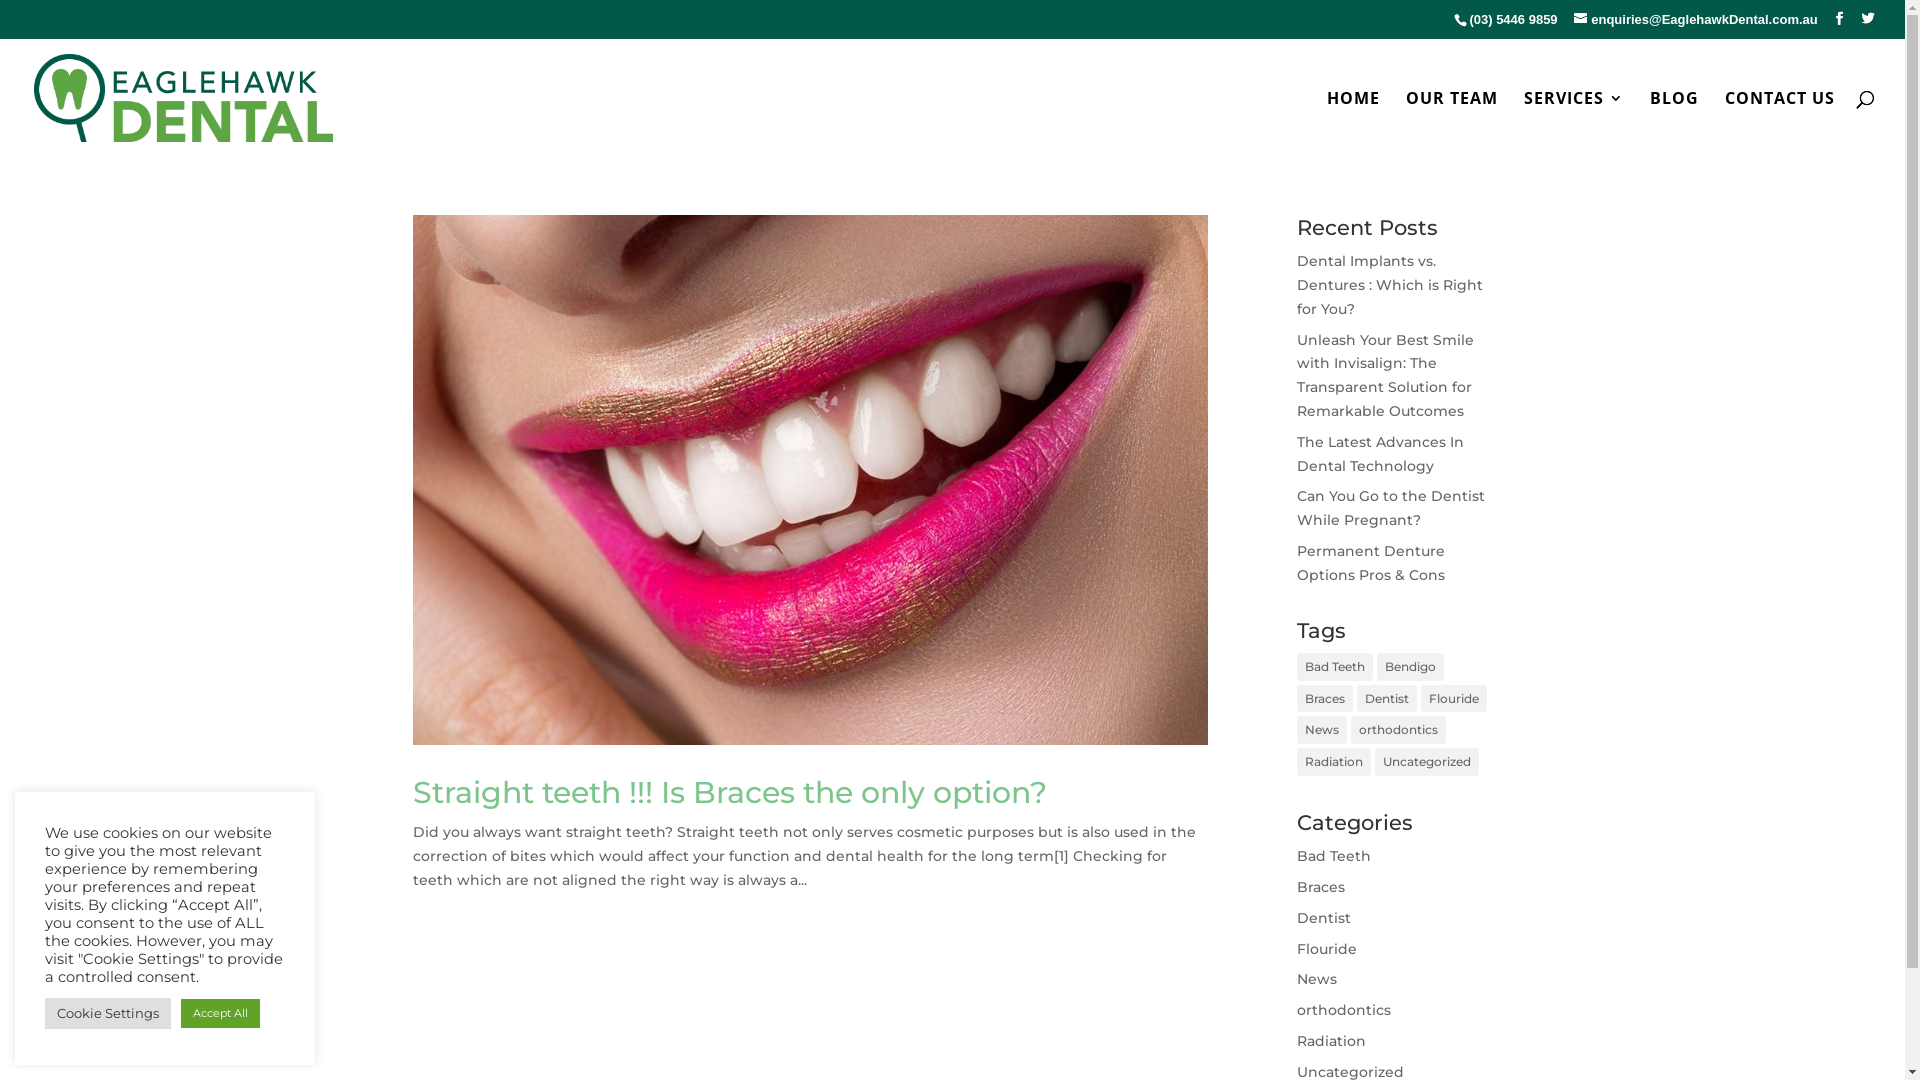 The width and height of the screenshot is (1920, 1080). Describe the element at coordinates (1451, 123) in the screenshot. I see `'OUR TEAM'` at that location.